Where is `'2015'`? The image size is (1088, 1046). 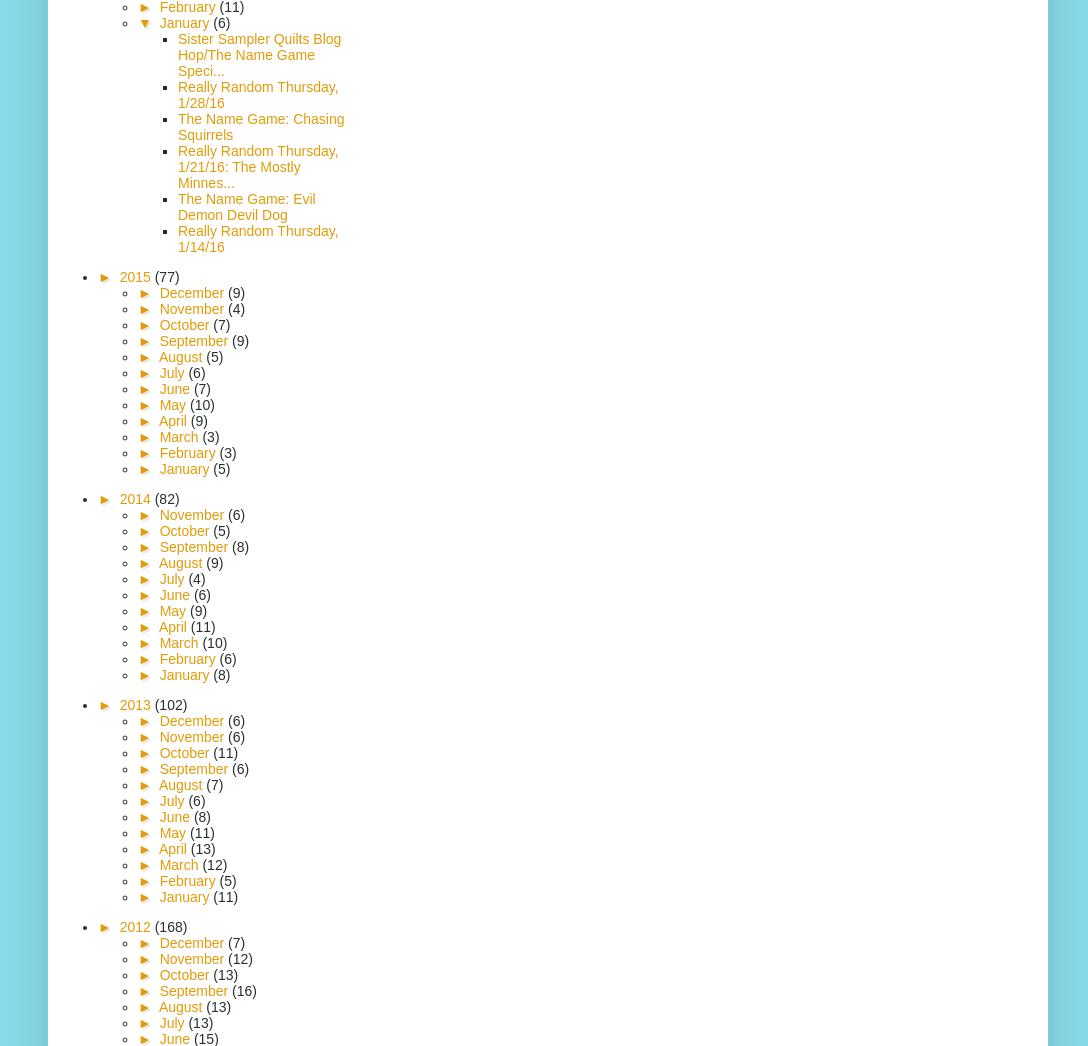 '2015' is located at coordinates (136, 276).